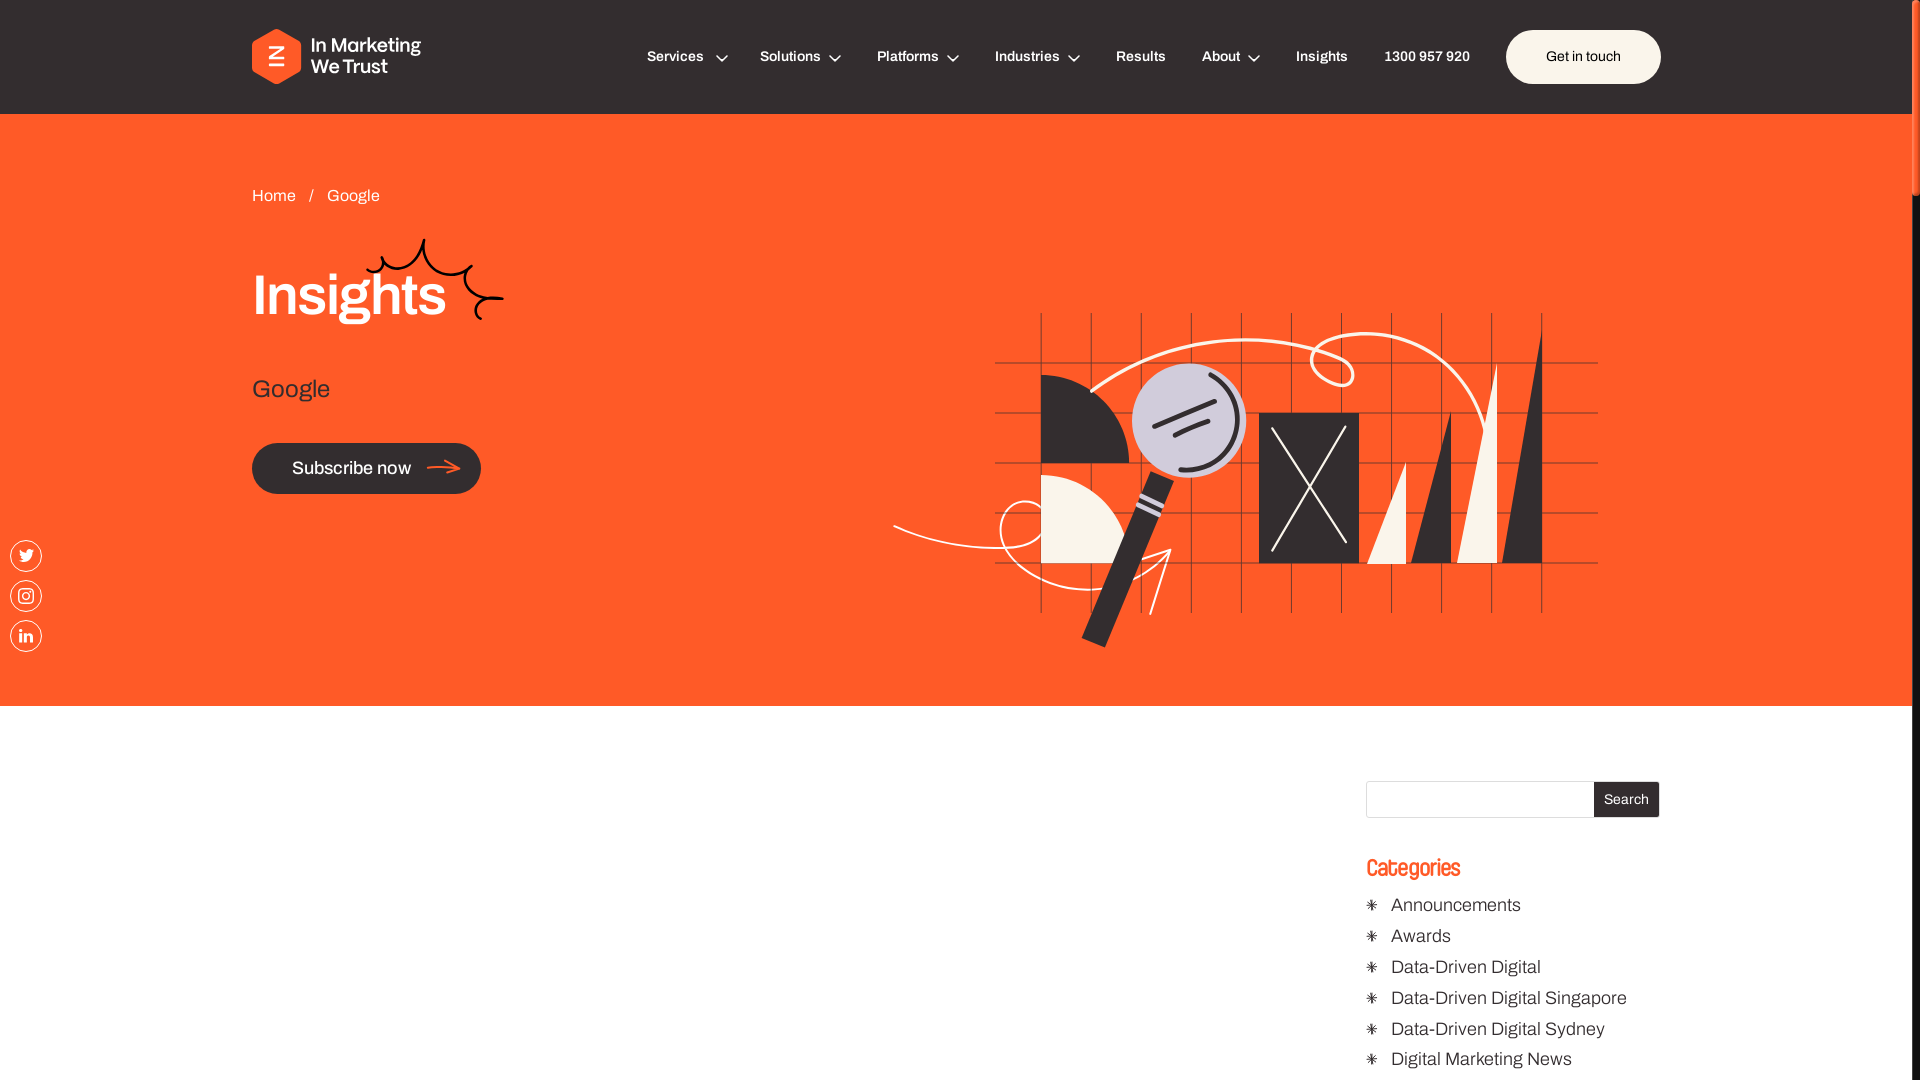 Image resolution: width=1920 pixels, height=1080 pixels. Describe the element at coordinates (1582, 56) in the screenshot. I see `'Get in touch'` at that location.